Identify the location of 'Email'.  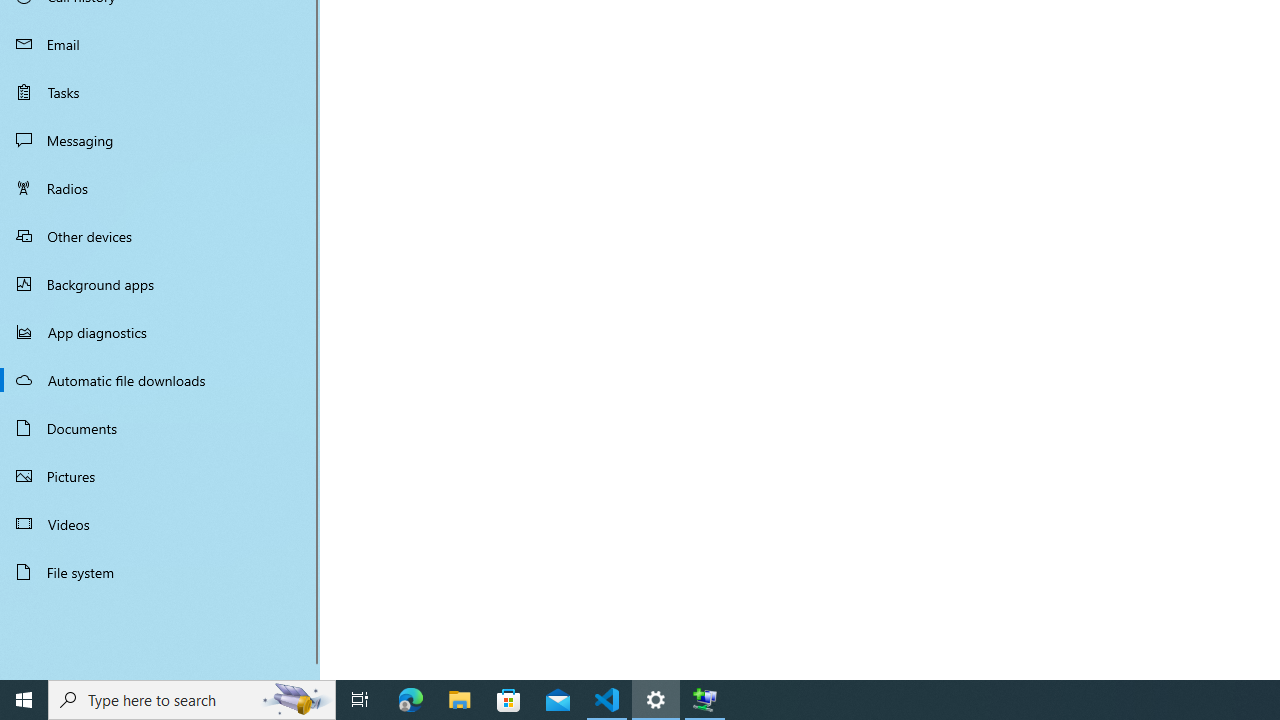
(160, 43).